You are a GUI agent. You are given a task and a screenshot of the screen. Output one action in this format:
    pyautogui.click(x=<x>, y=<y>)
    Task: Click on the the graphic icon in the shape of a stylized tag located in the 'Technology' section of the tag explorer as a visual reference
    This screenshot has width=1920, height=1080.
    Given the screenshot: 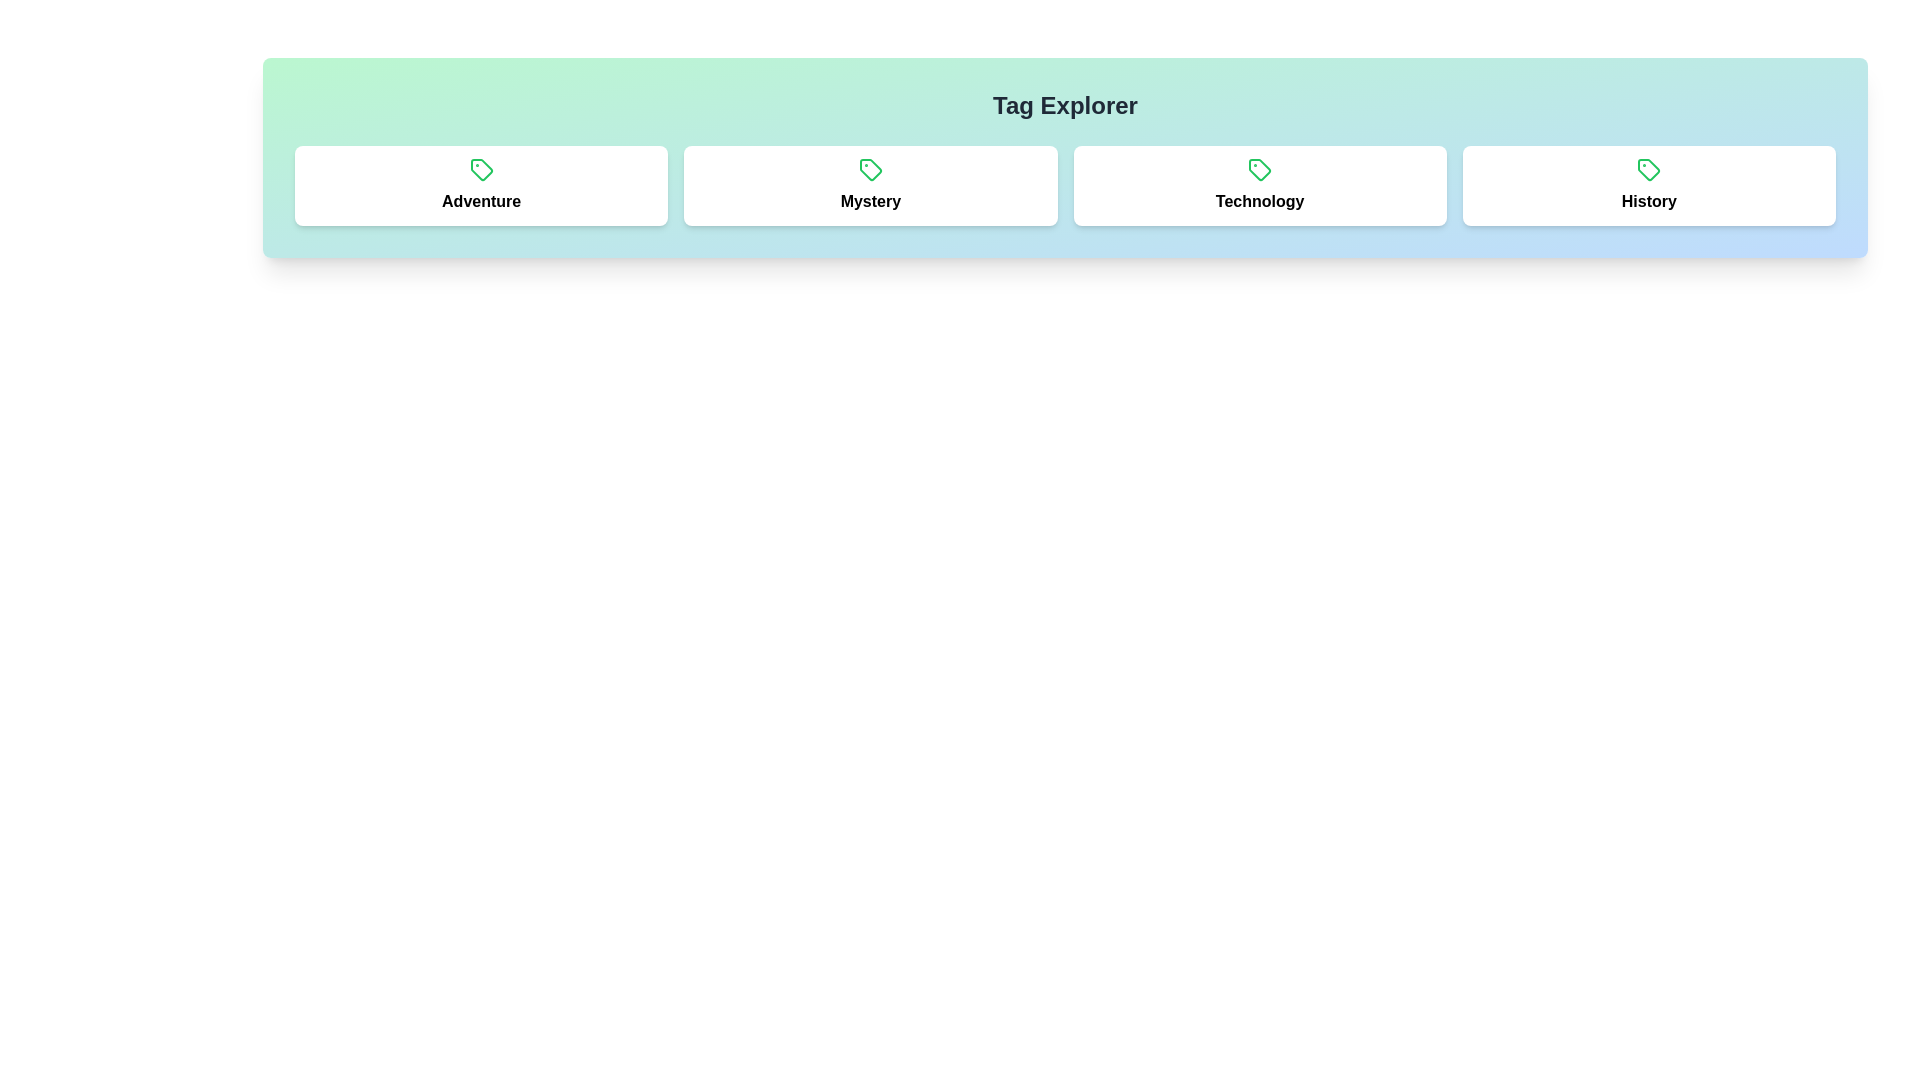 What is the action you would take?
    pyautogui.click(x=1259, y=168)
    